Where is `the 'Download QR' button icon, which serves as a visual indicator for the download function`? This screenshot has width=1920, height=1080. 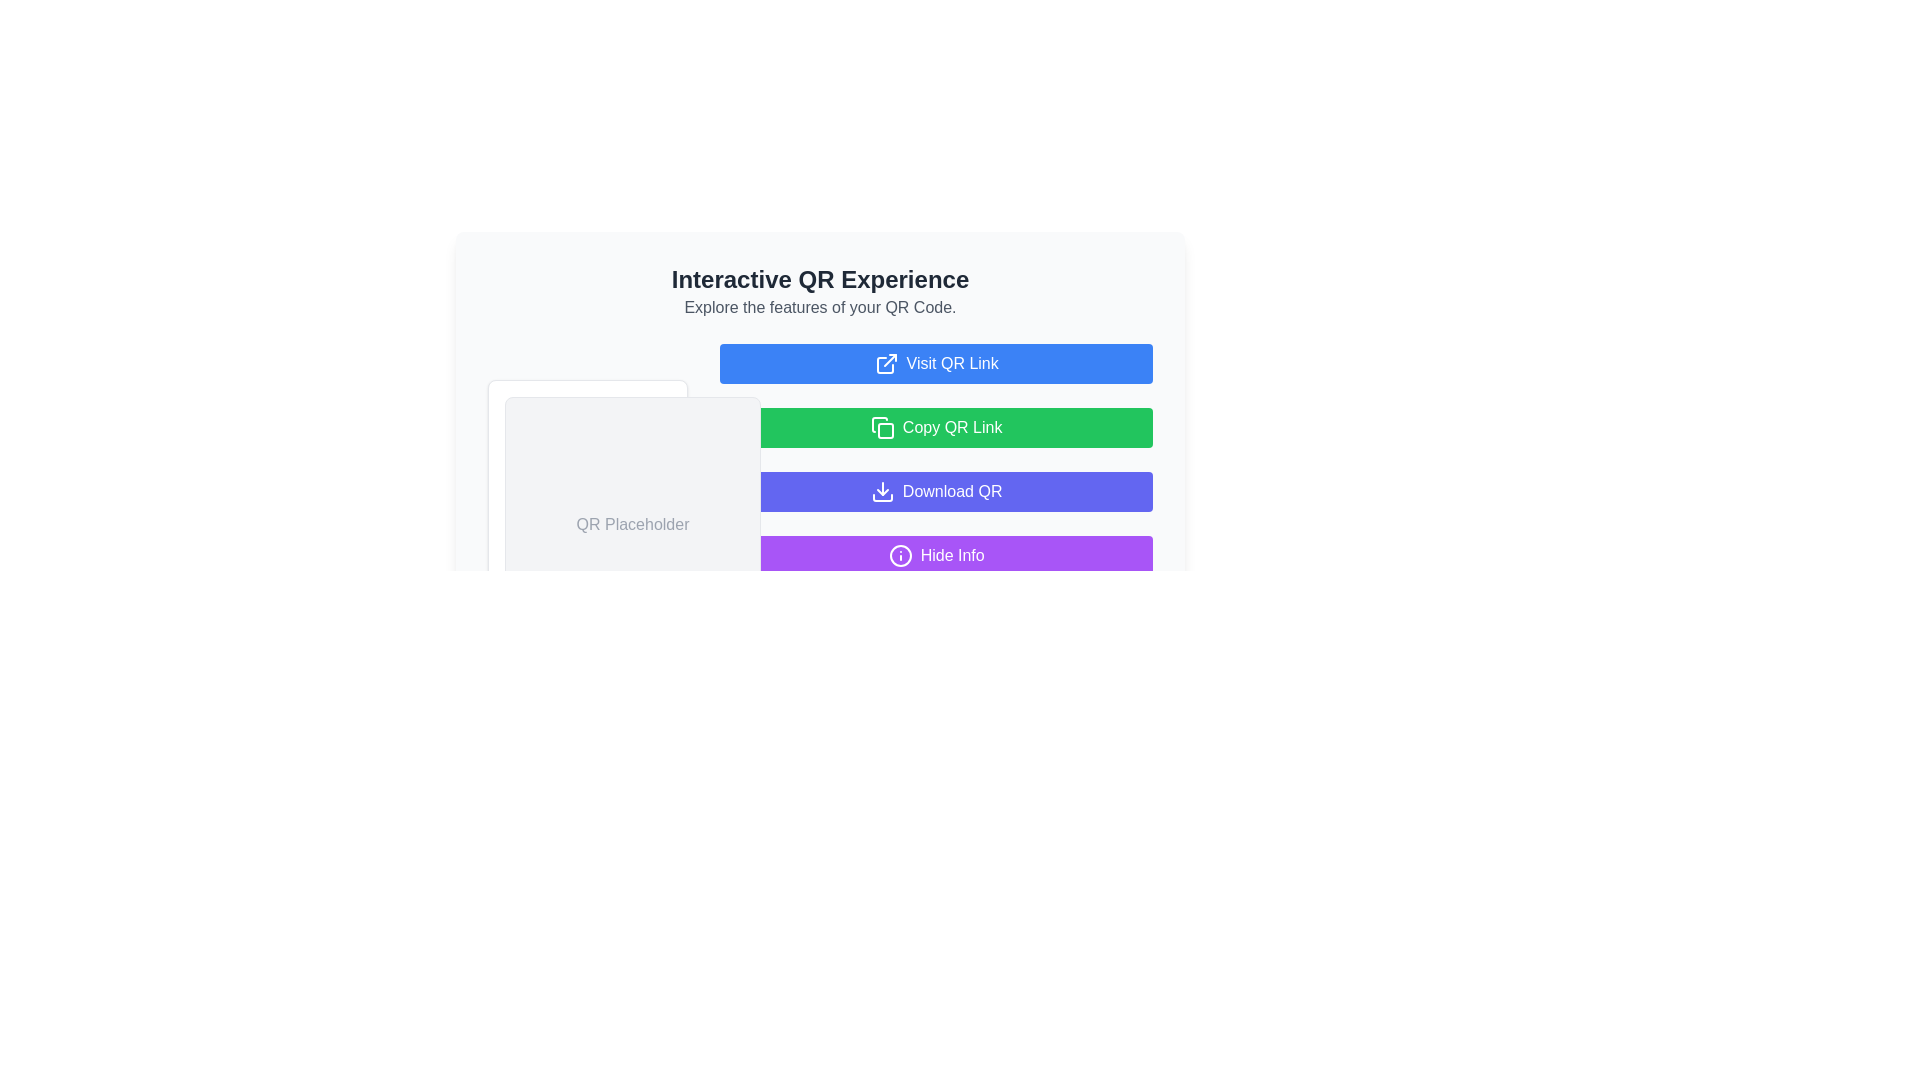 the 'Download QR' button icon, which serves as a visual indicator for the download function is located at coordinates (881, 492).